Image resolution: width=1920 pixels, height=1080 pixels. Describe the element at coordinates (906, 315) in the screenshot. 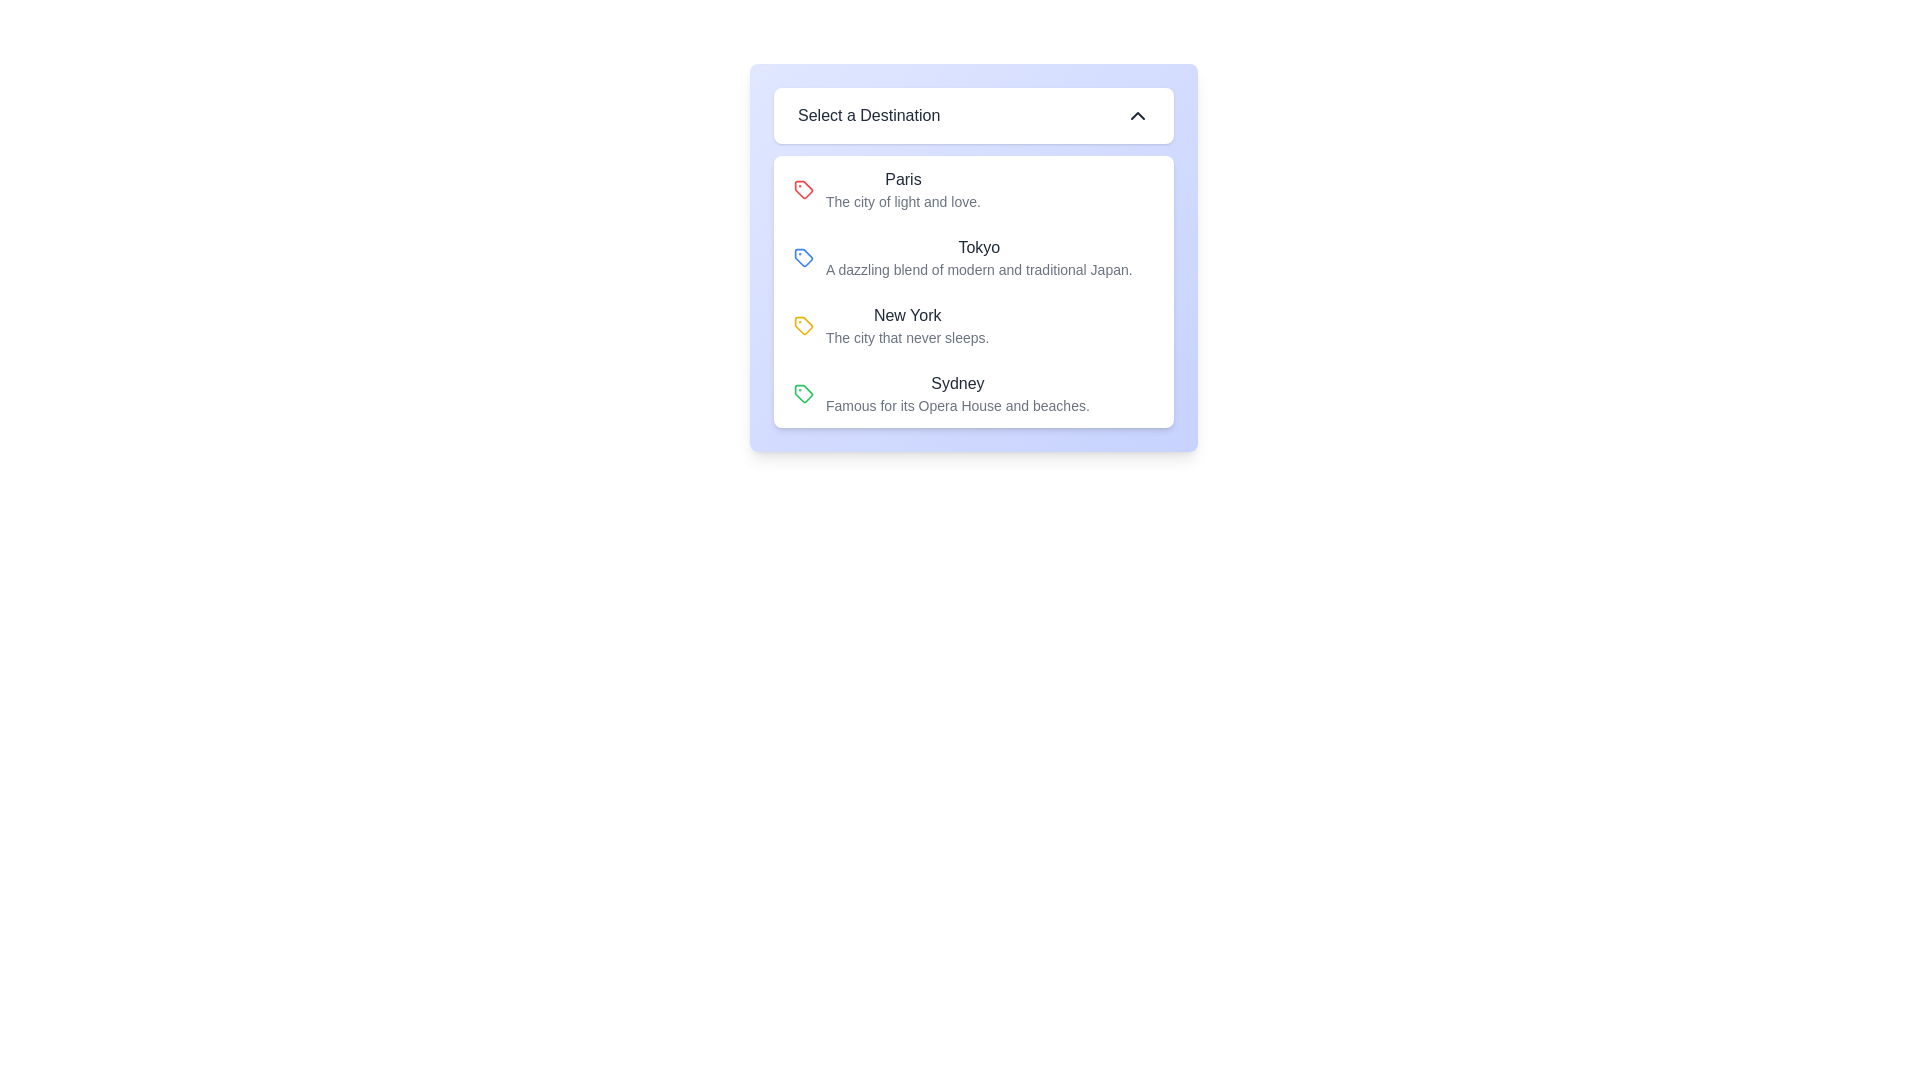

I see `the title text 'New York' located in the dropdown option for 'Select a Destination'` at that location.